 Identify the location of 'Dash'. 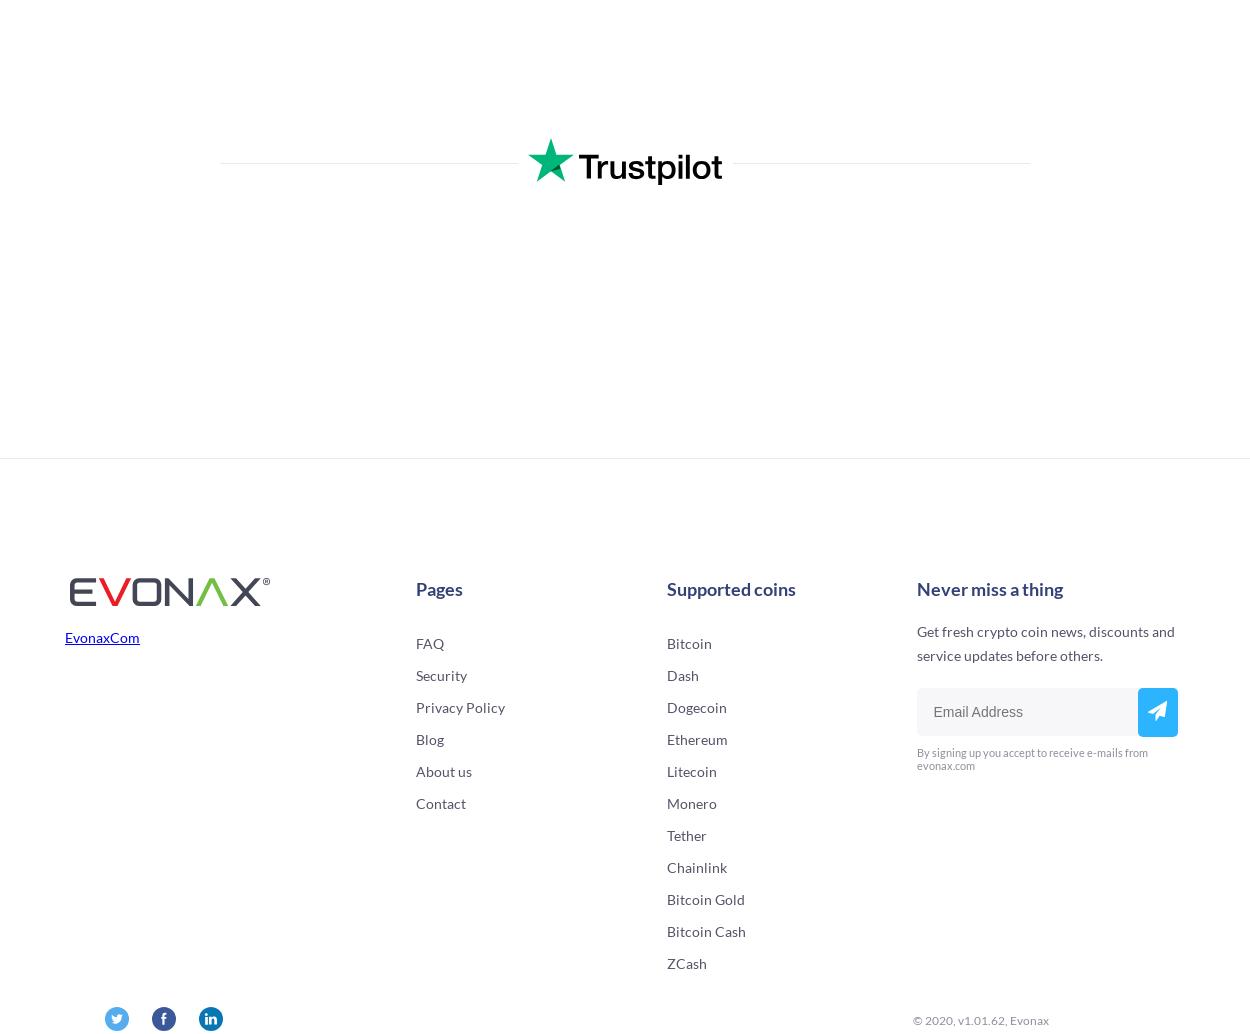
(682, 675).